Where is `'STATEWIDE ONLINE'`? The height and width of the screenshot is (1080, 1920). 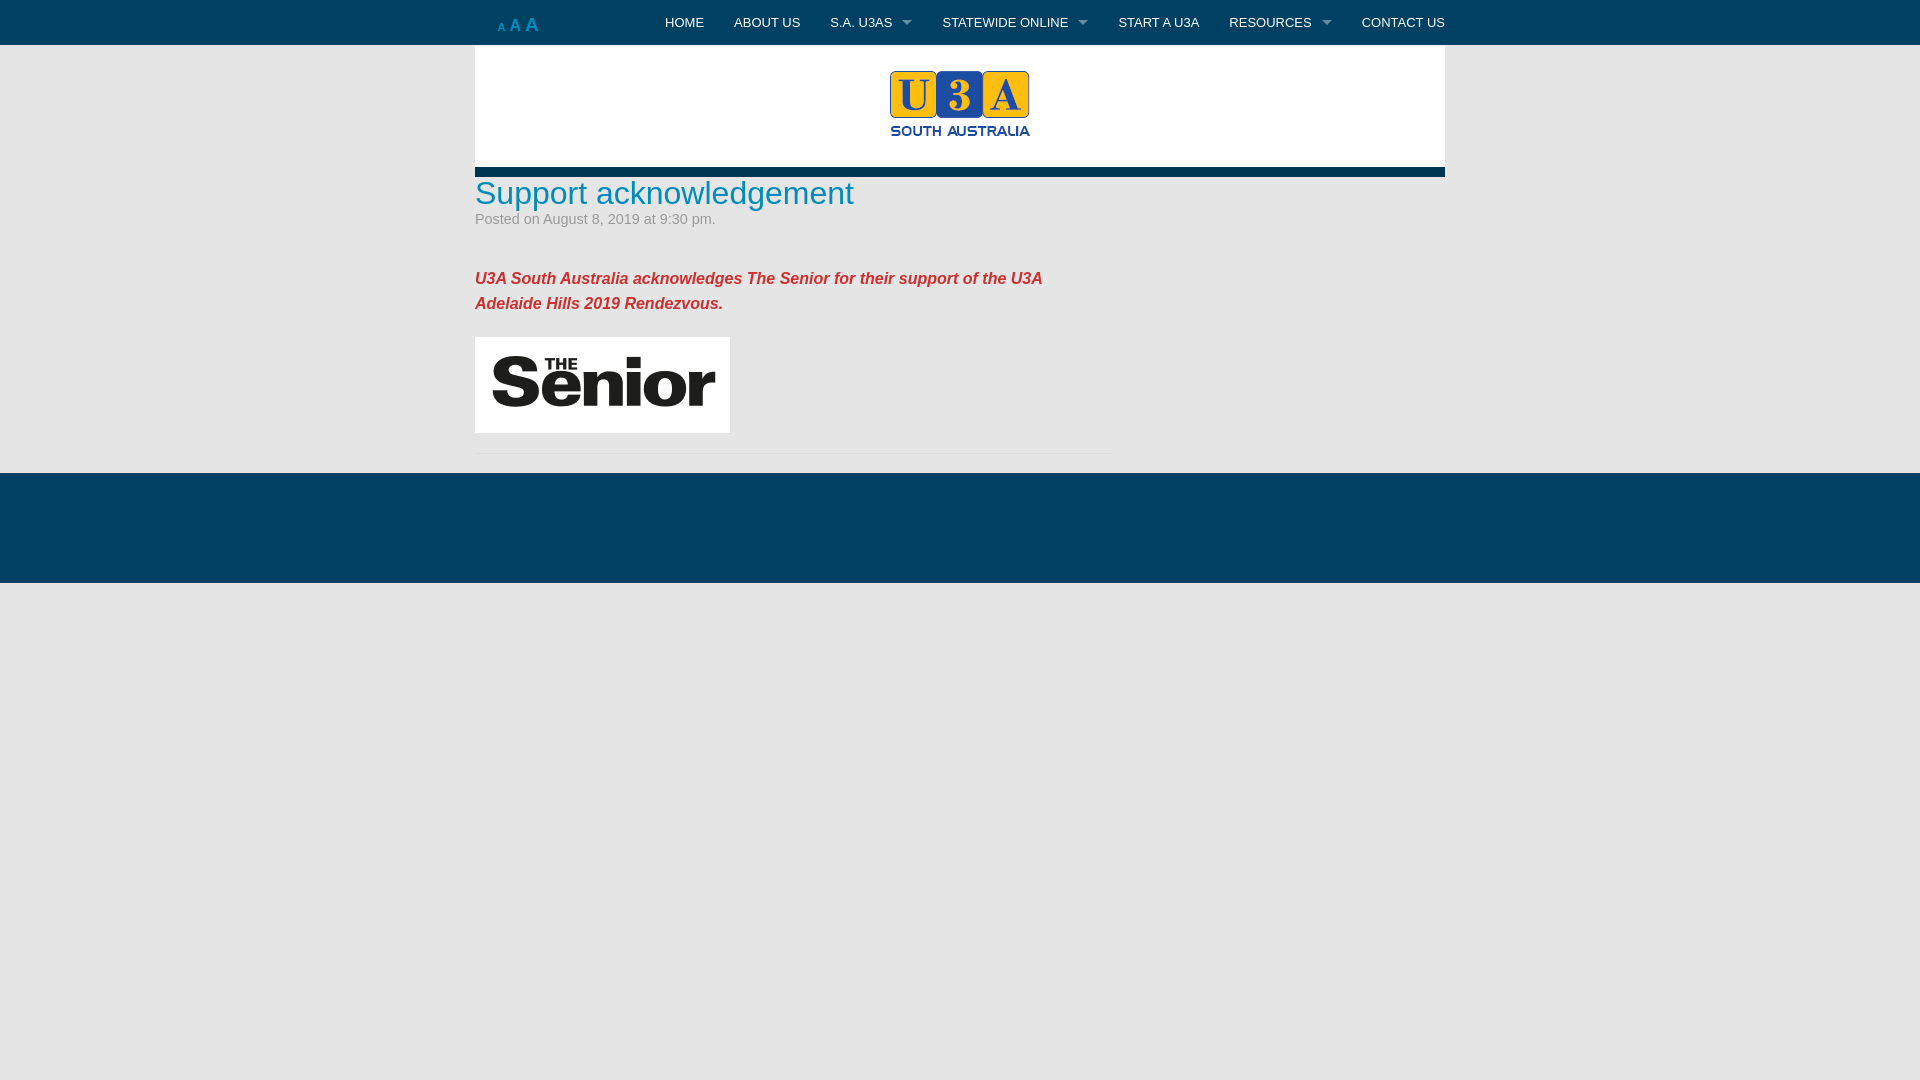 'STATEWIDE ONLINE' is located at coordinates (1014, 22).